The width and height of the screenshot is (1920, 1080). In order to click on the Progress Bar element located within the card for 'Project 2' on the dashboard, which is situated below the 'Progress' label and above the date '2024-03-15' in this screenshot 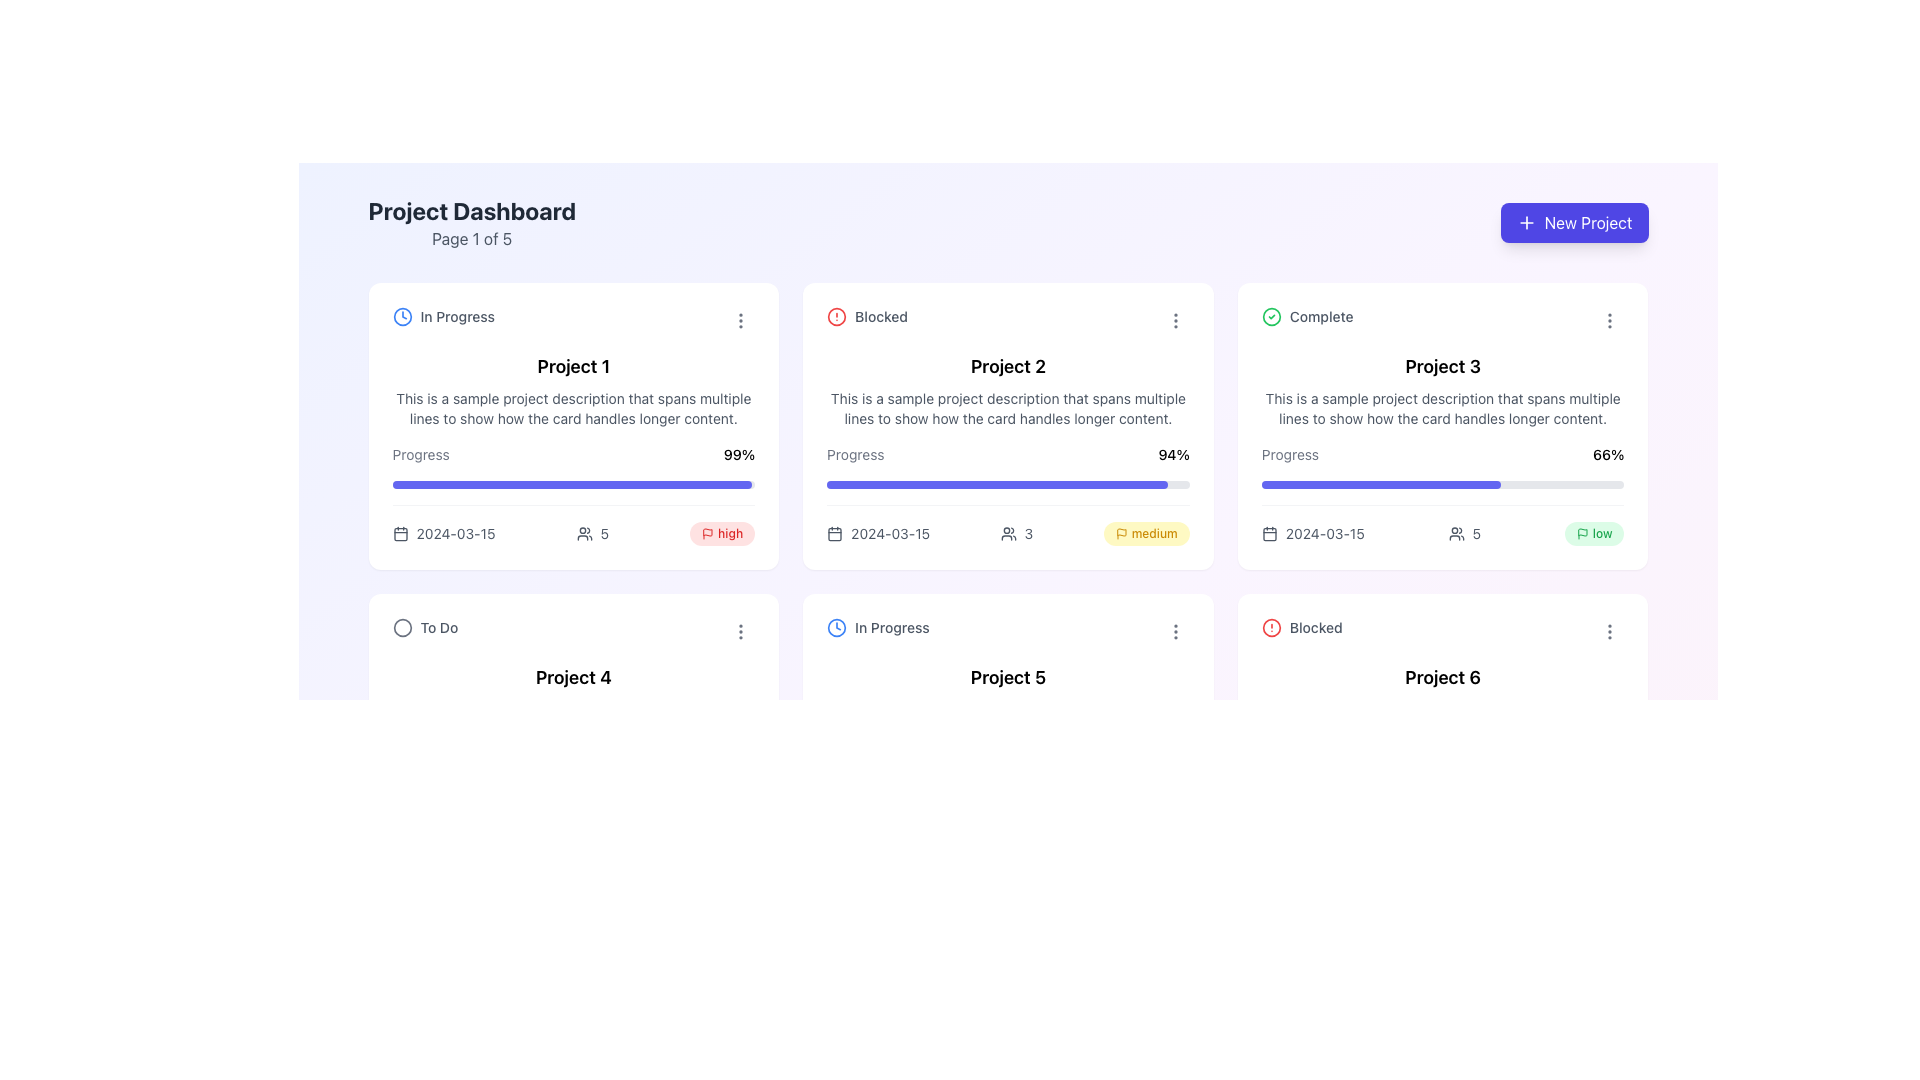, I will do `click(1008, 485)`.